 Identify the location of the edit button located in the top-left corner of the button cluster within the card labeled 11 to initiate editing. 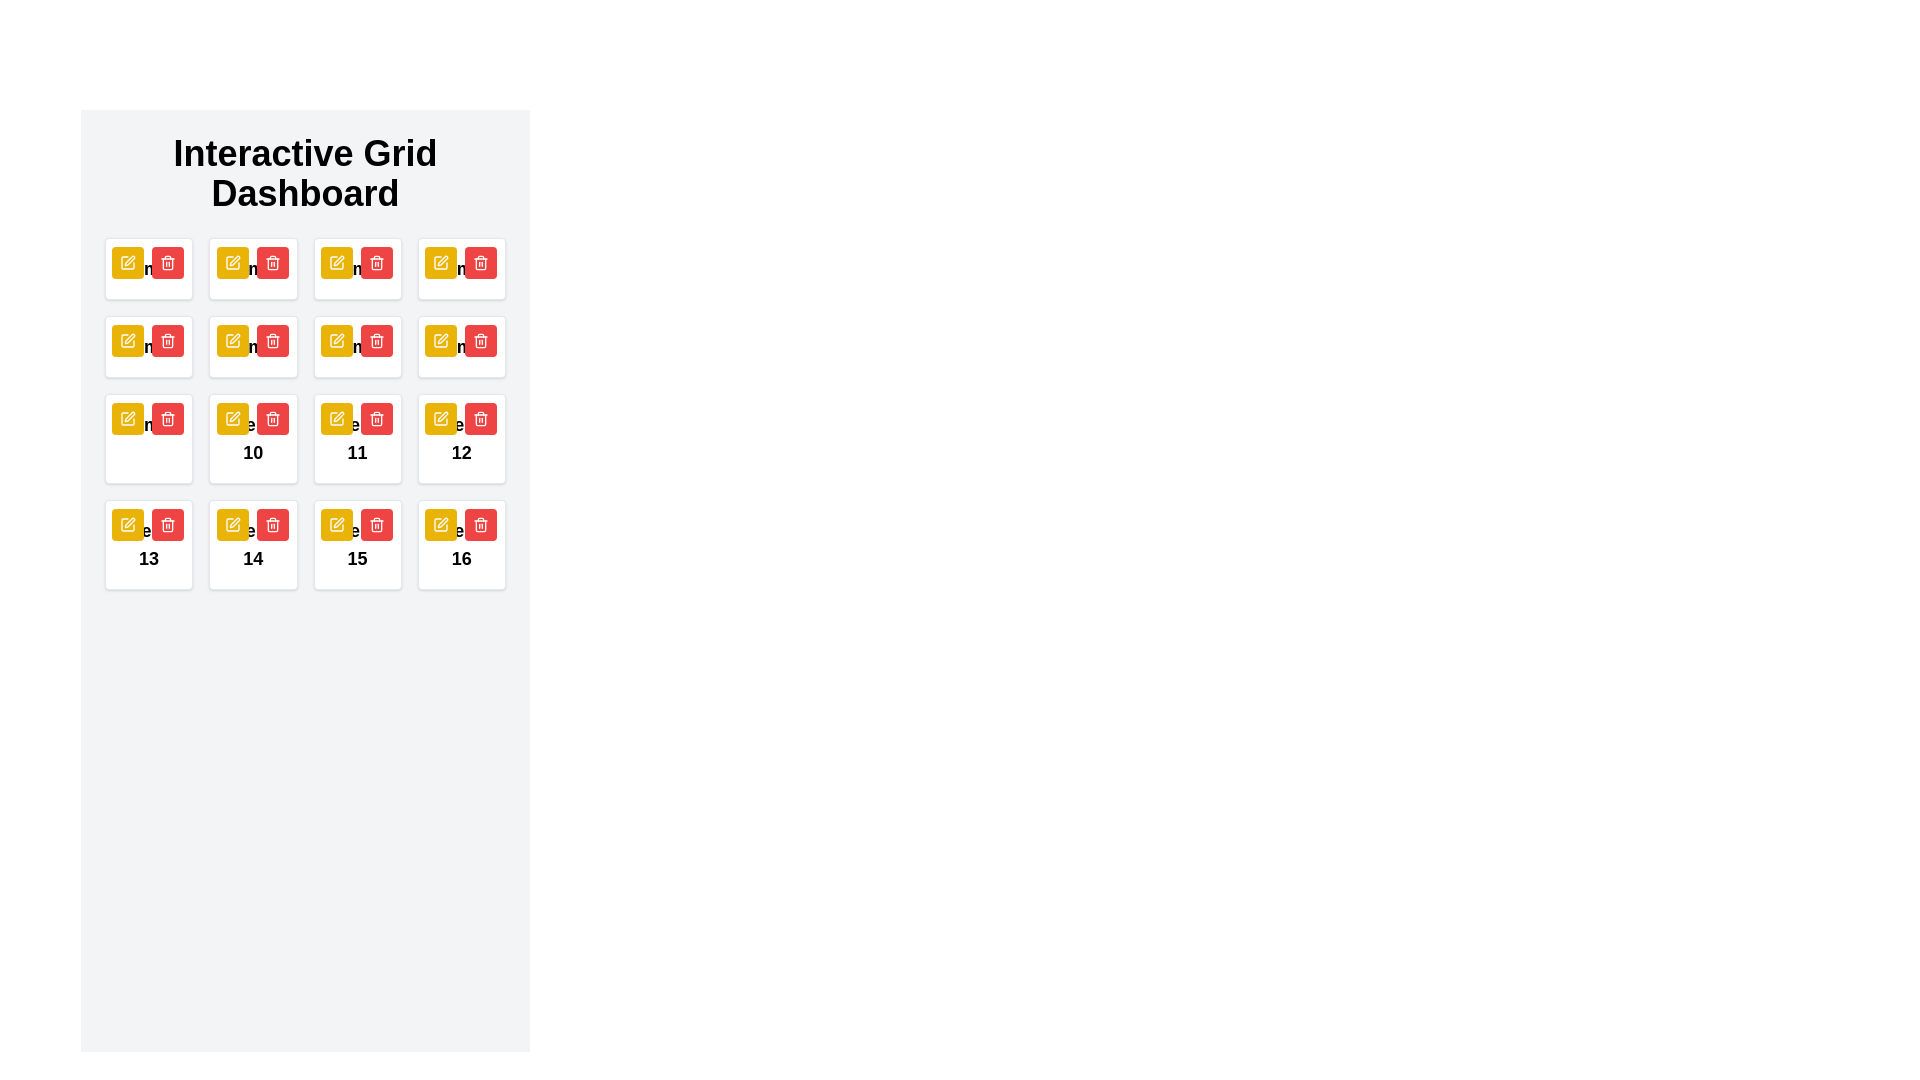
(336, 339).